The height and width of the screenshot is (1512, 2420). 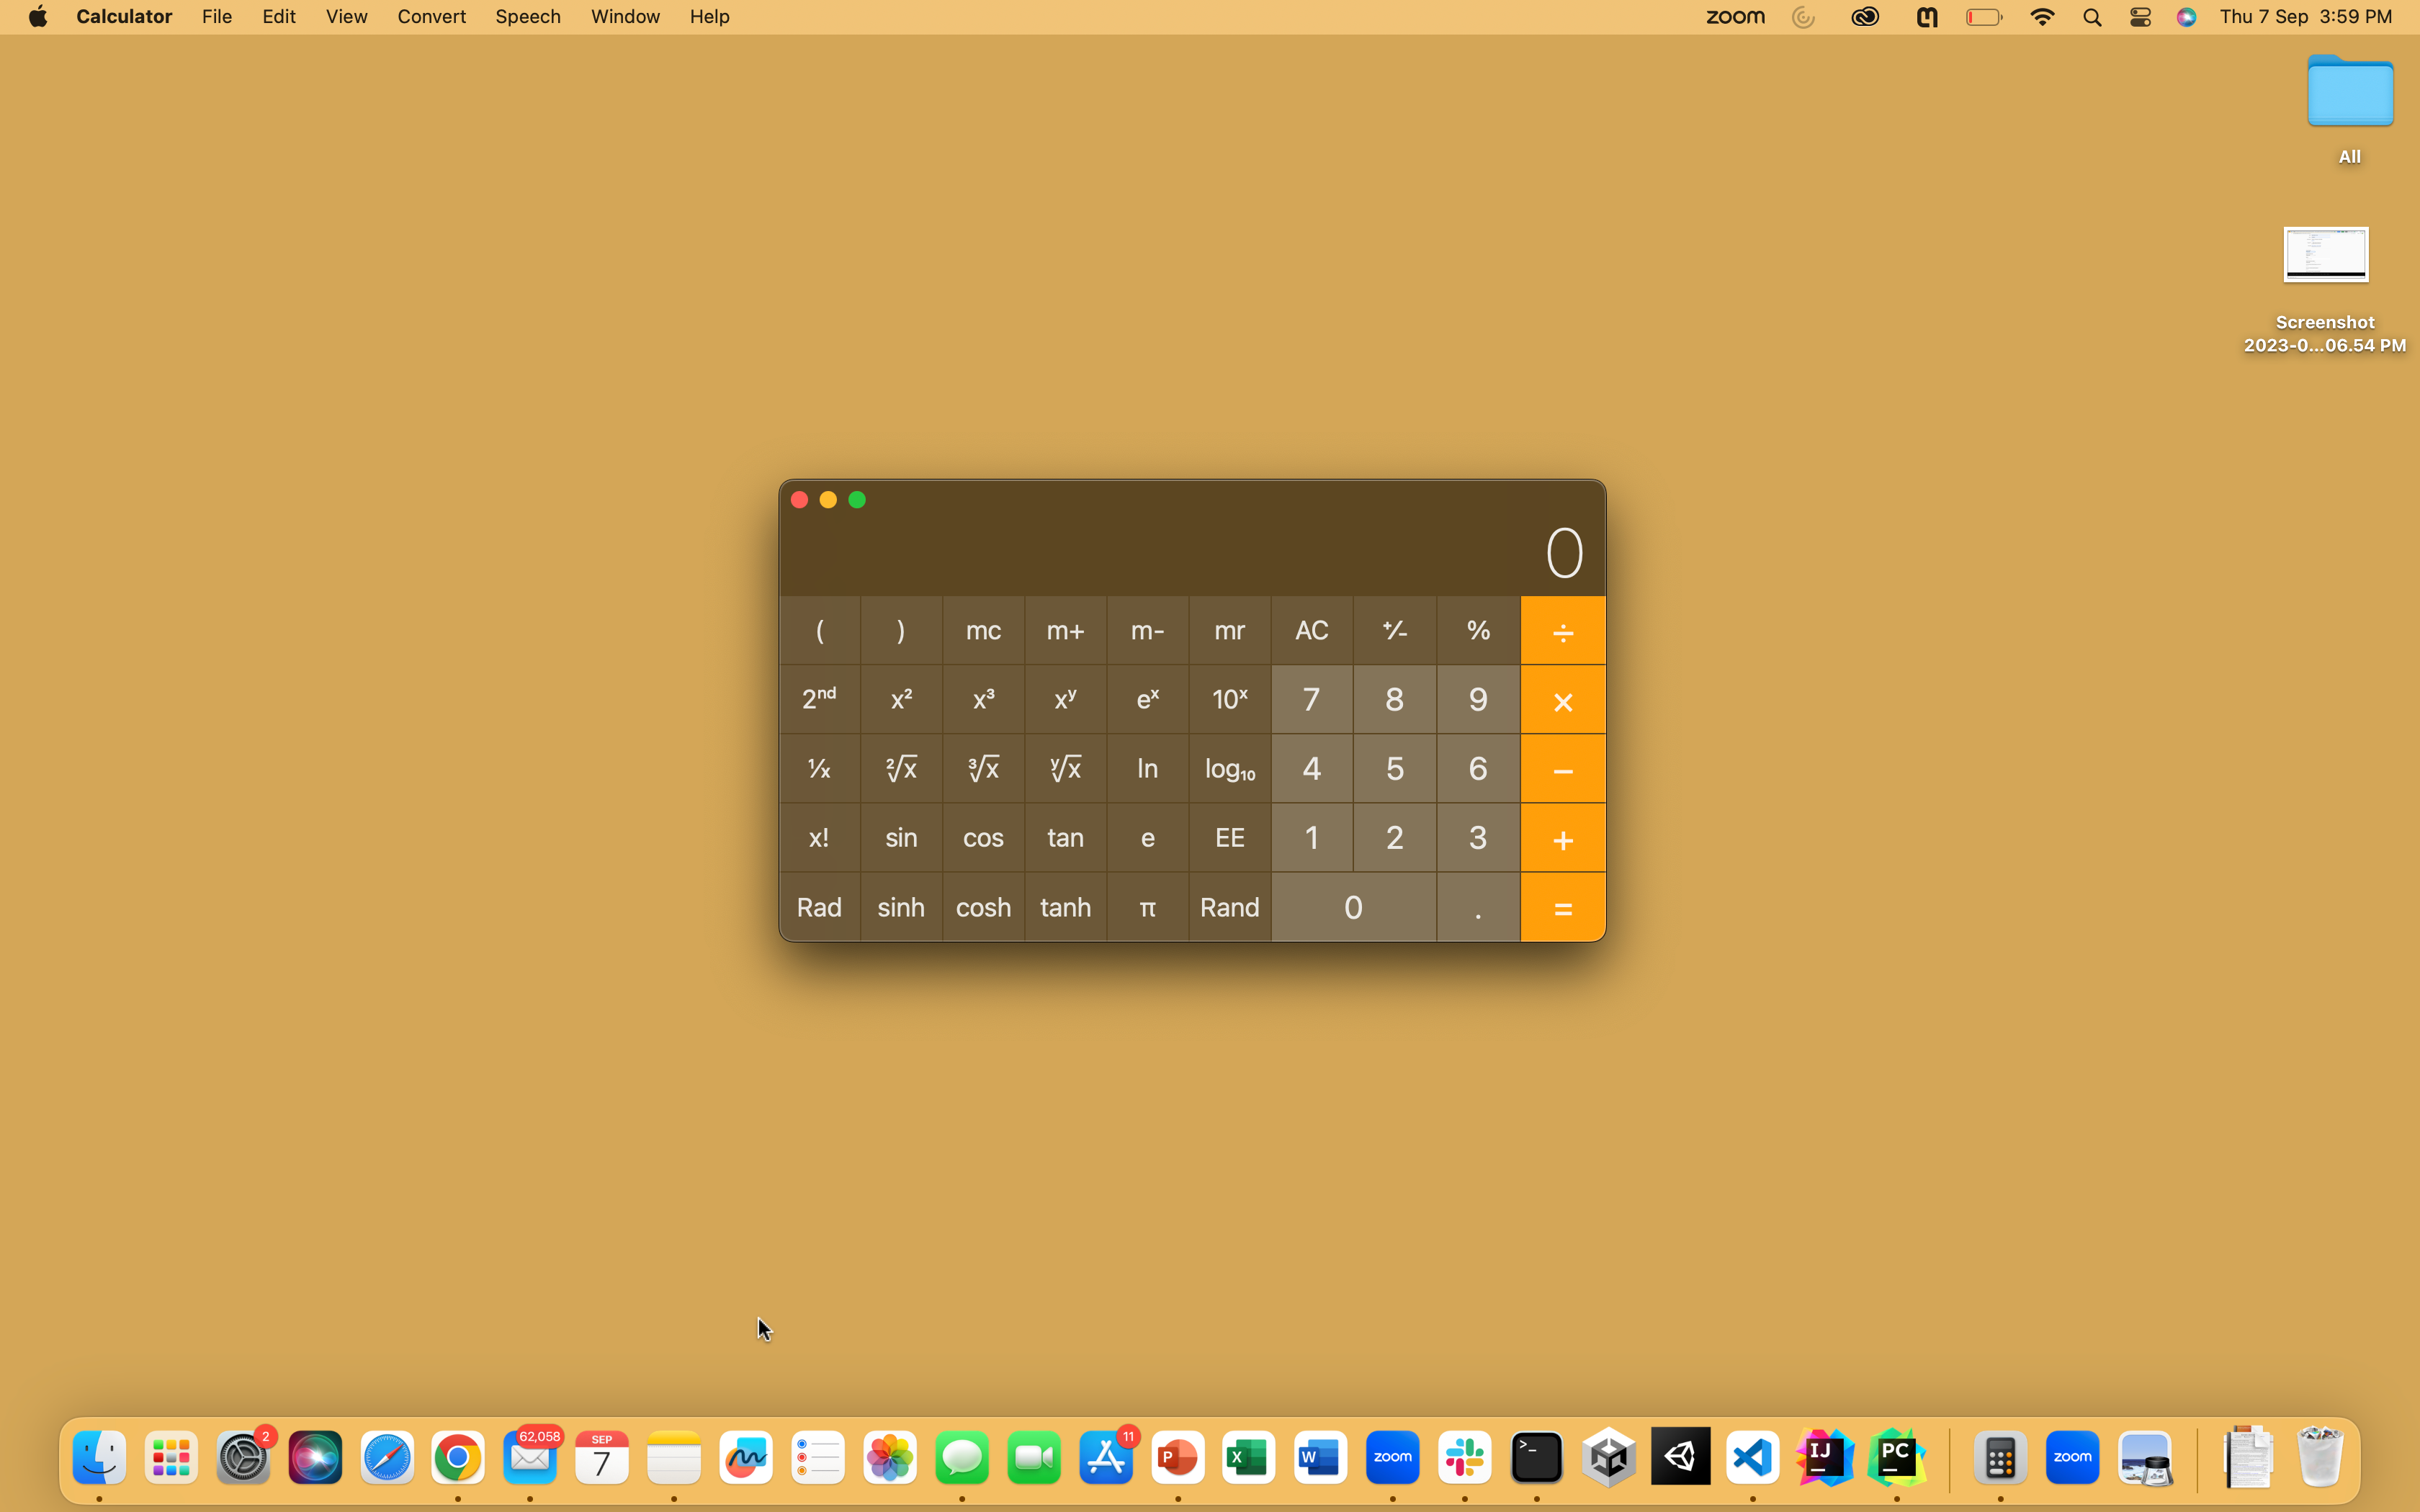 What do you see at coordinates (1477, 767) in the screenshot?
I see `the root of 64 square` at bounding box center [1477, 767].